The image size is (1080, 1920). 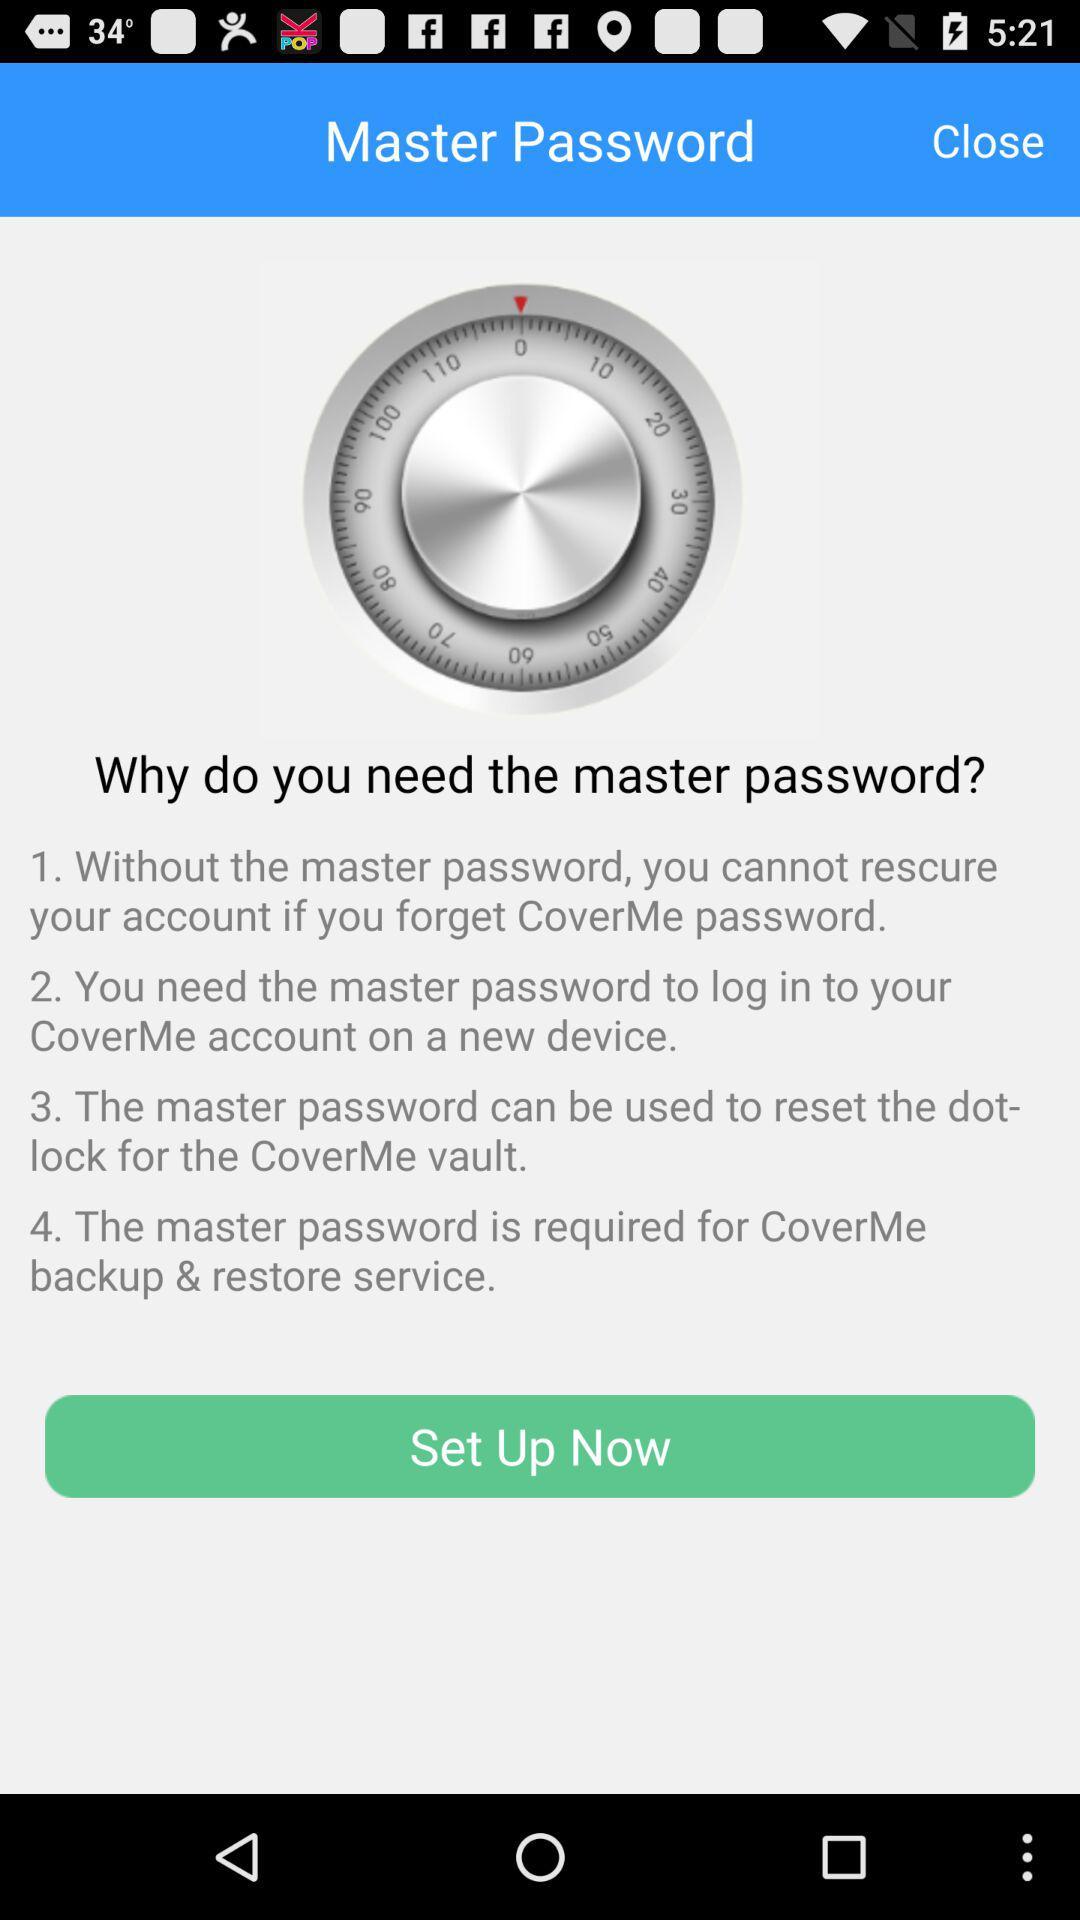 I want to click on close icon, so click(x=987, y=138).